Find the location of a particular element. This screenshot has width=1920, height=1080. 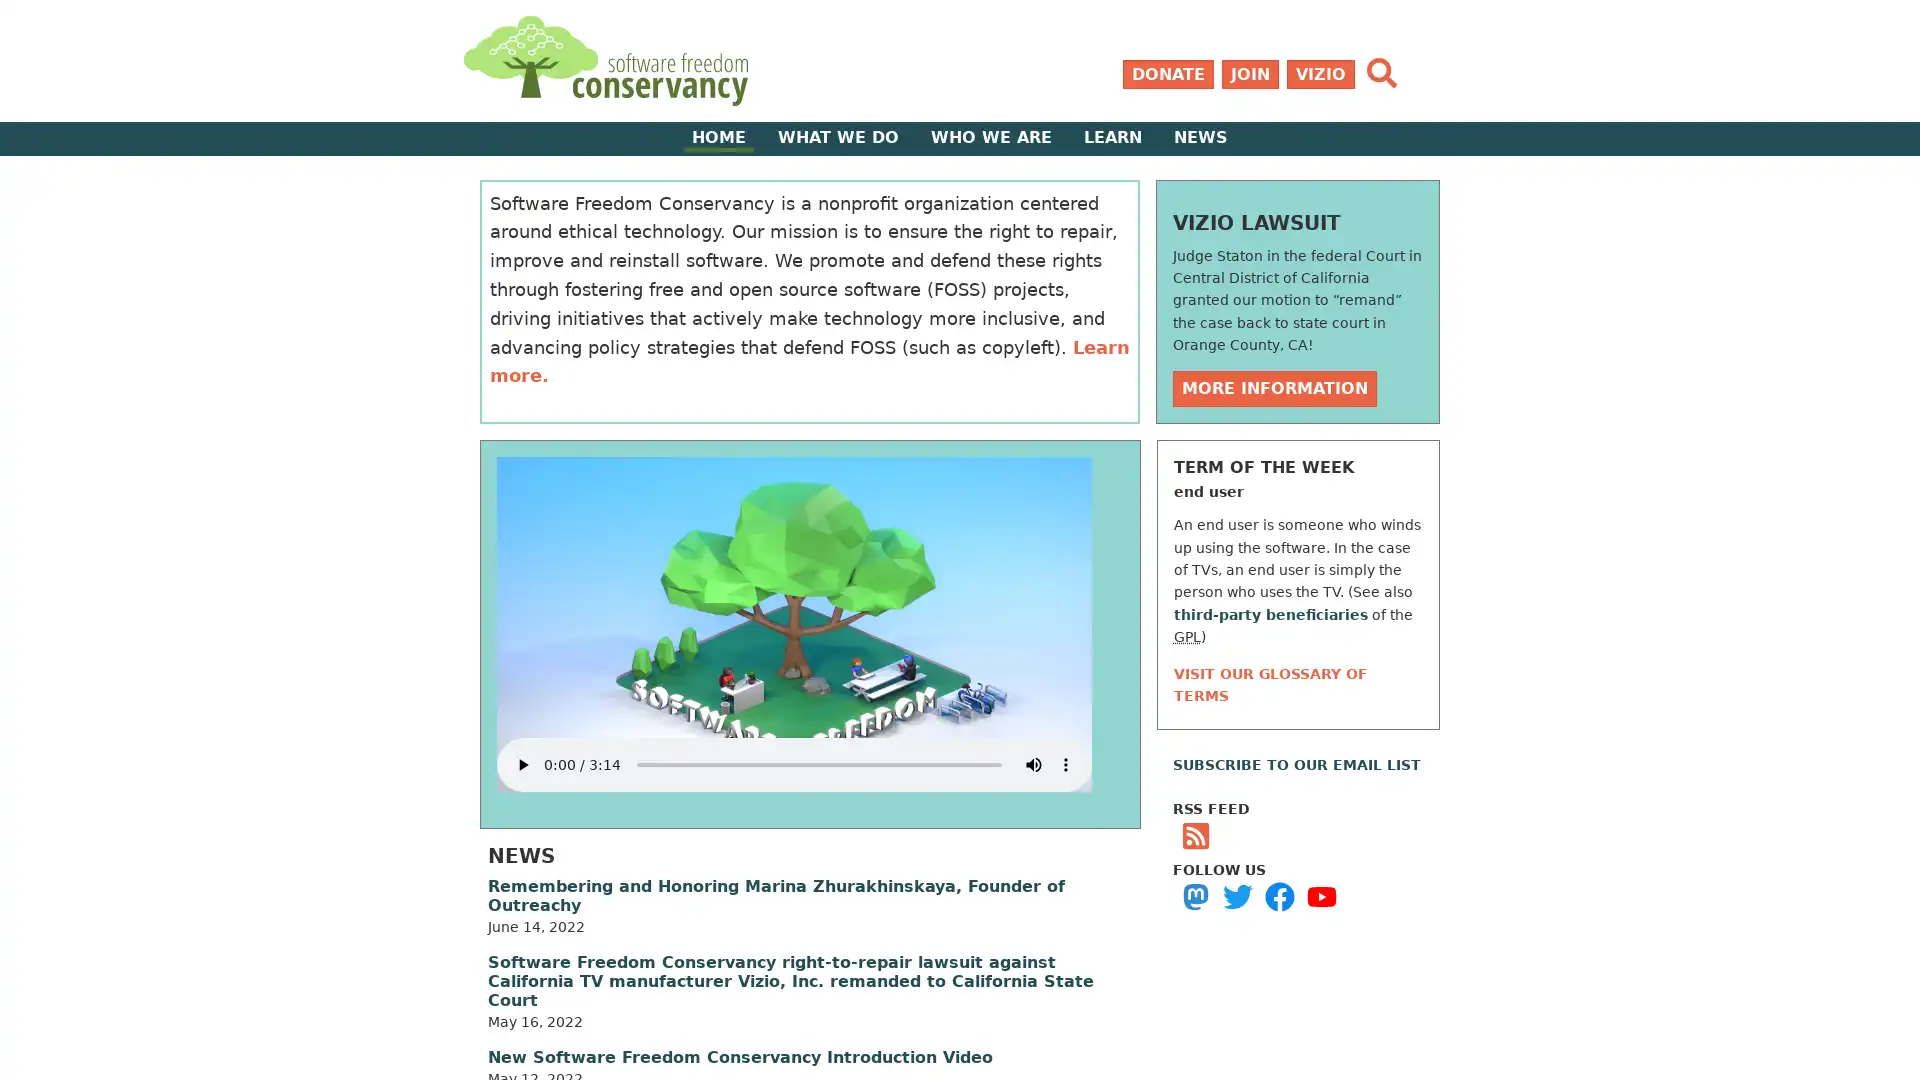

play is located at coordinates (523, 763).